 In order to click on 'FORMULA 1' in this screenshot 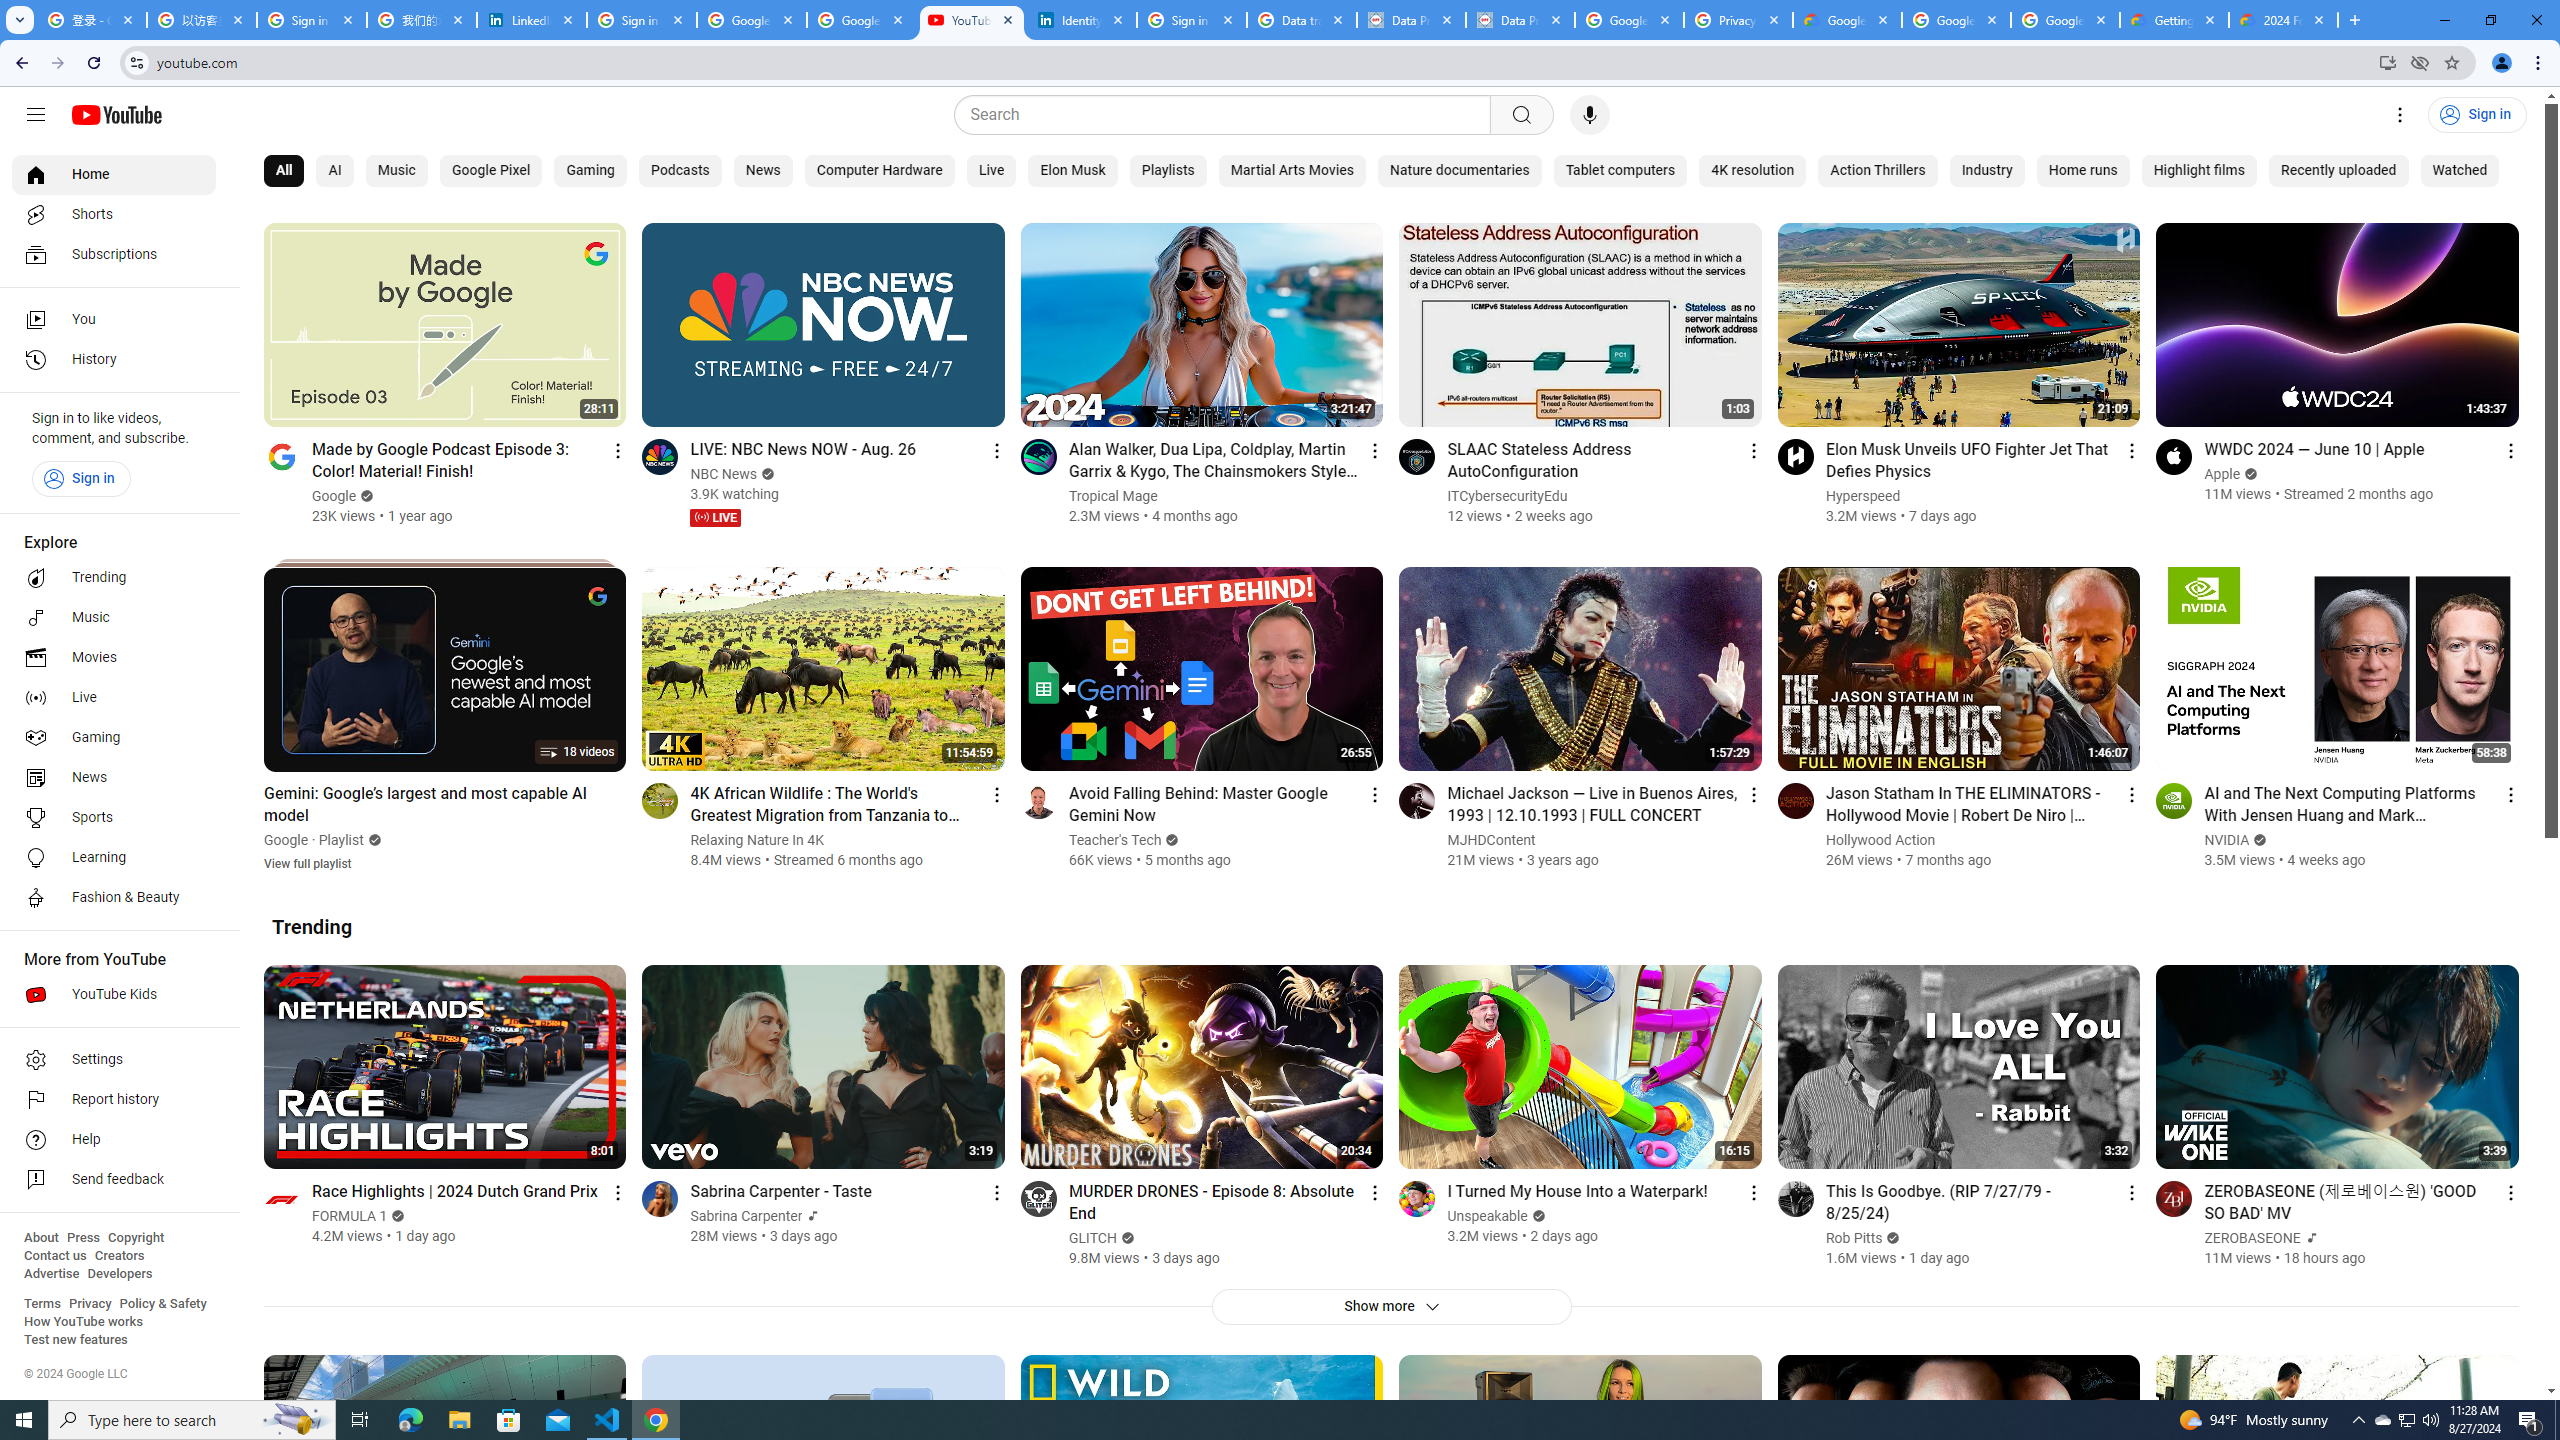, I will do `click(350, 1215)`.